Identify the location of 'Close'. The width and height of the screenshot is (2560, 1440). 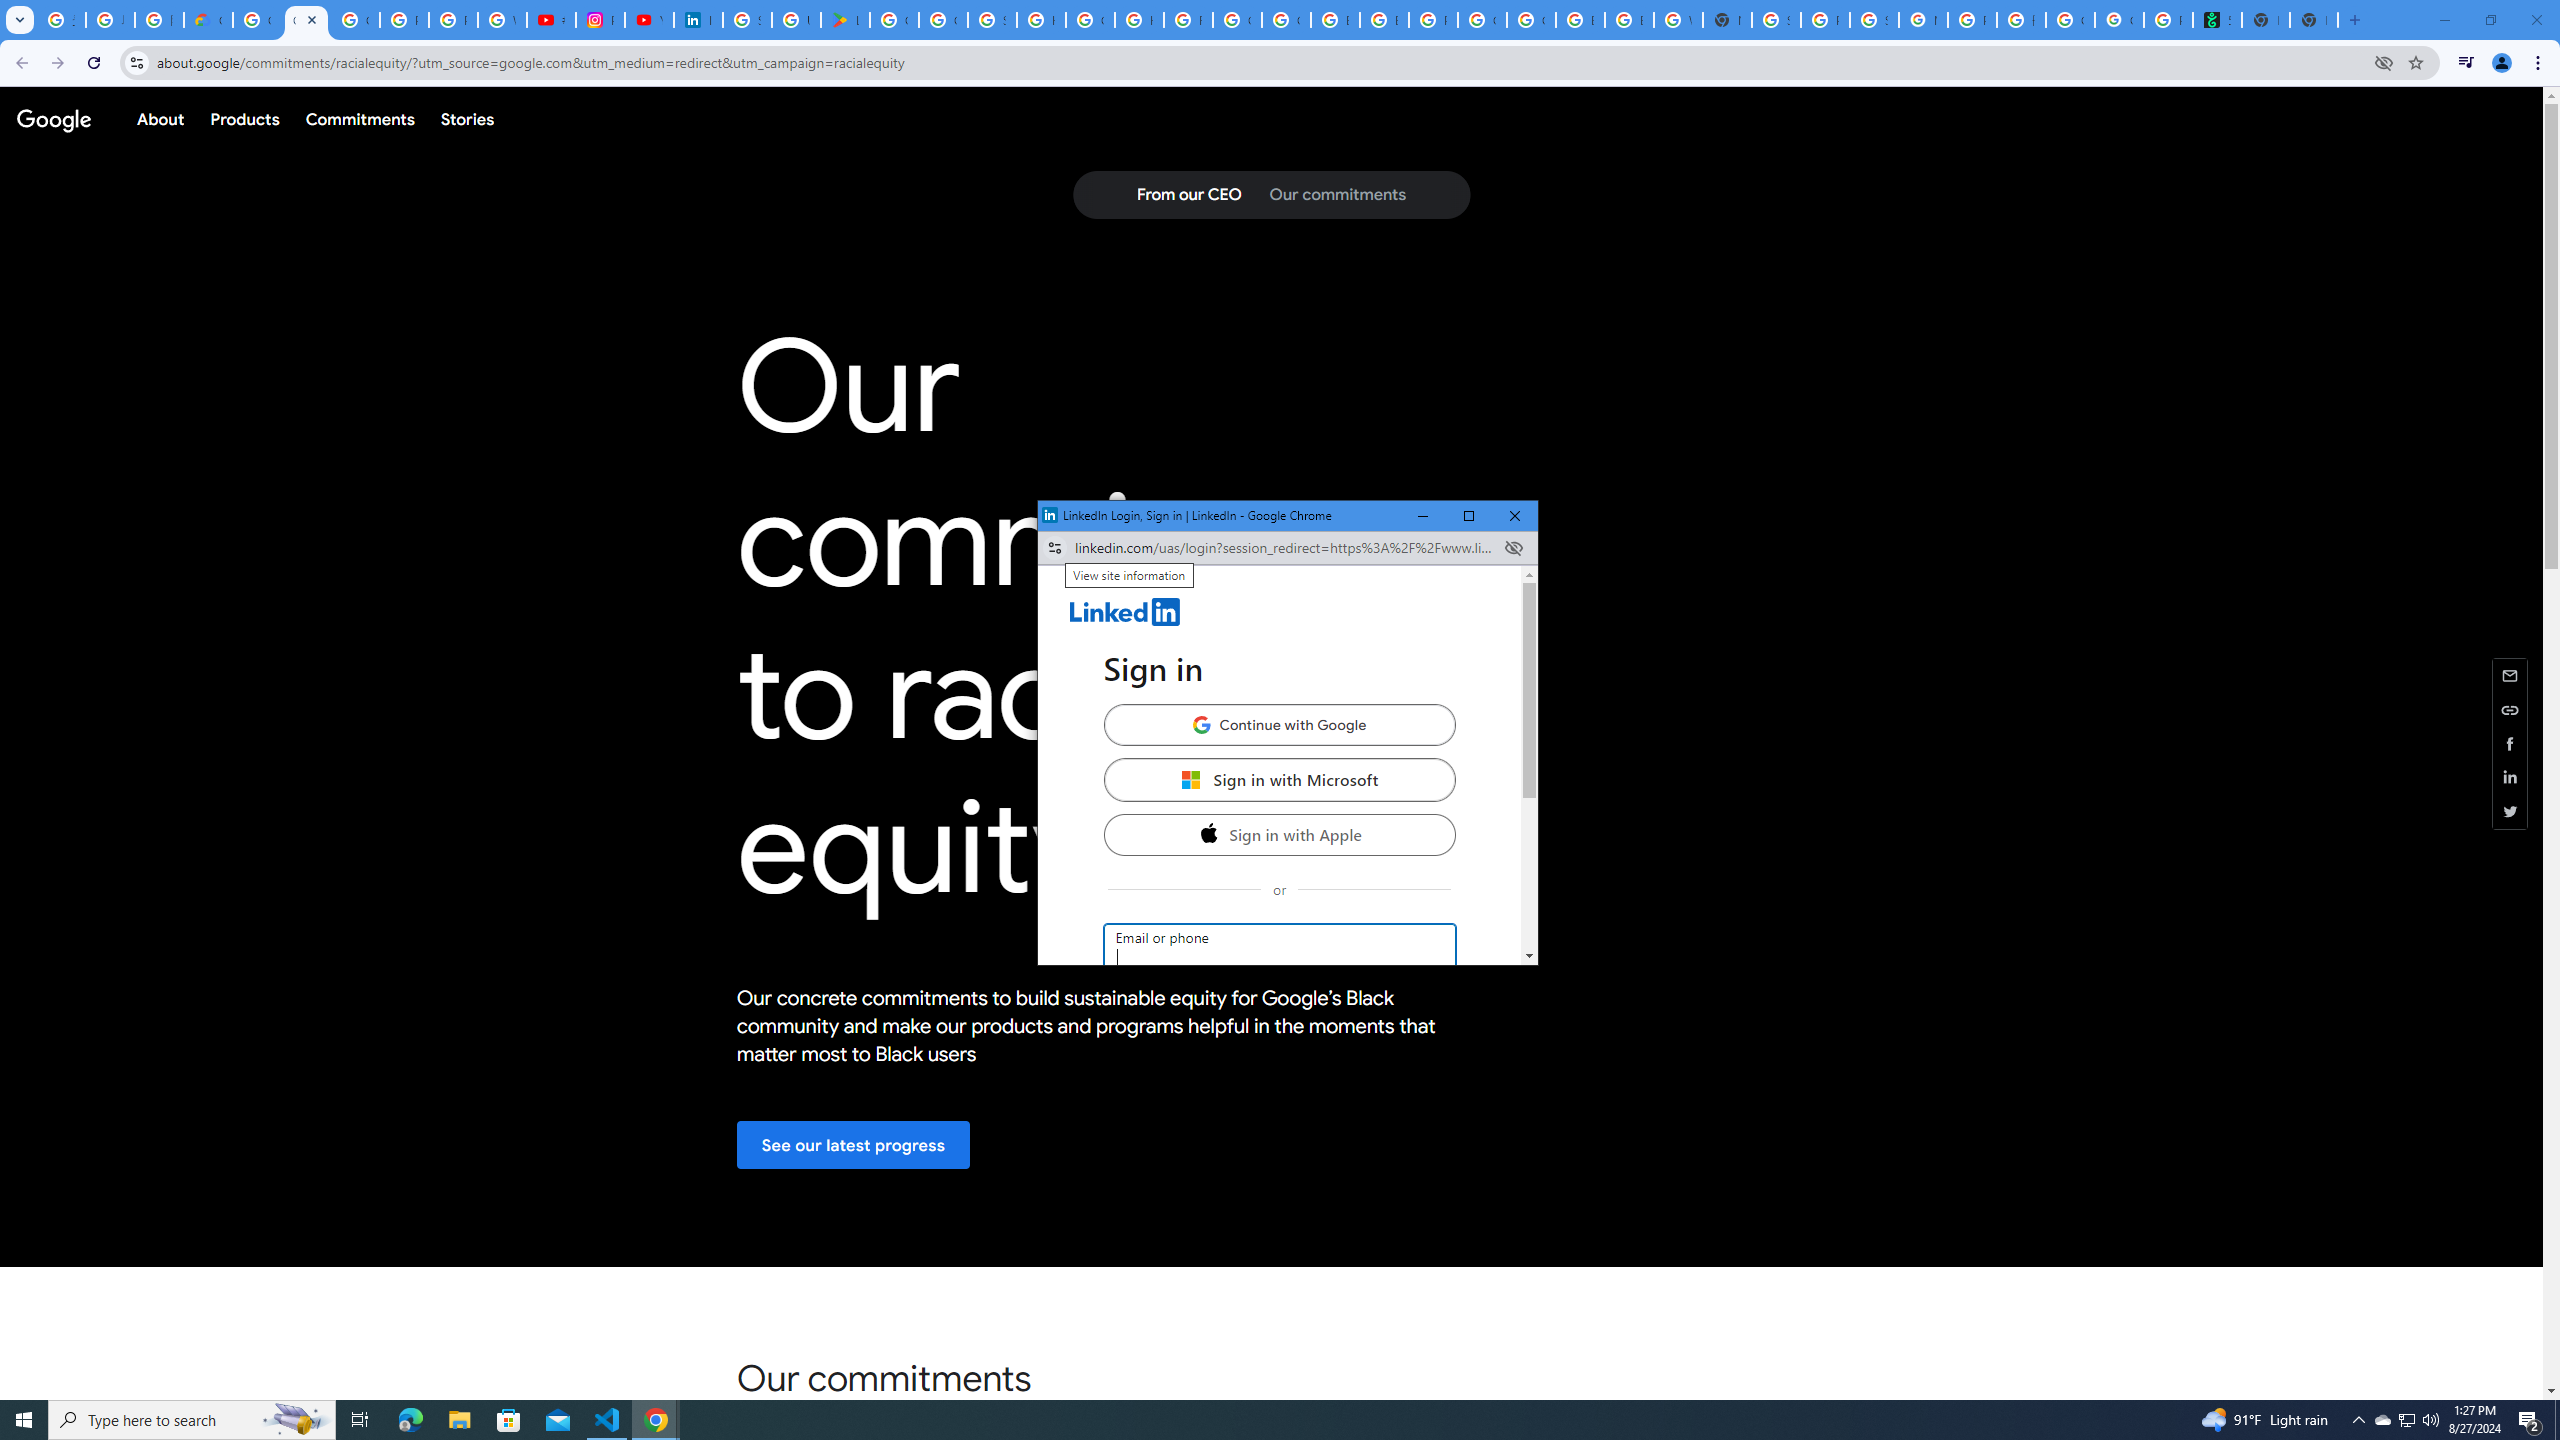
(1513, 547).